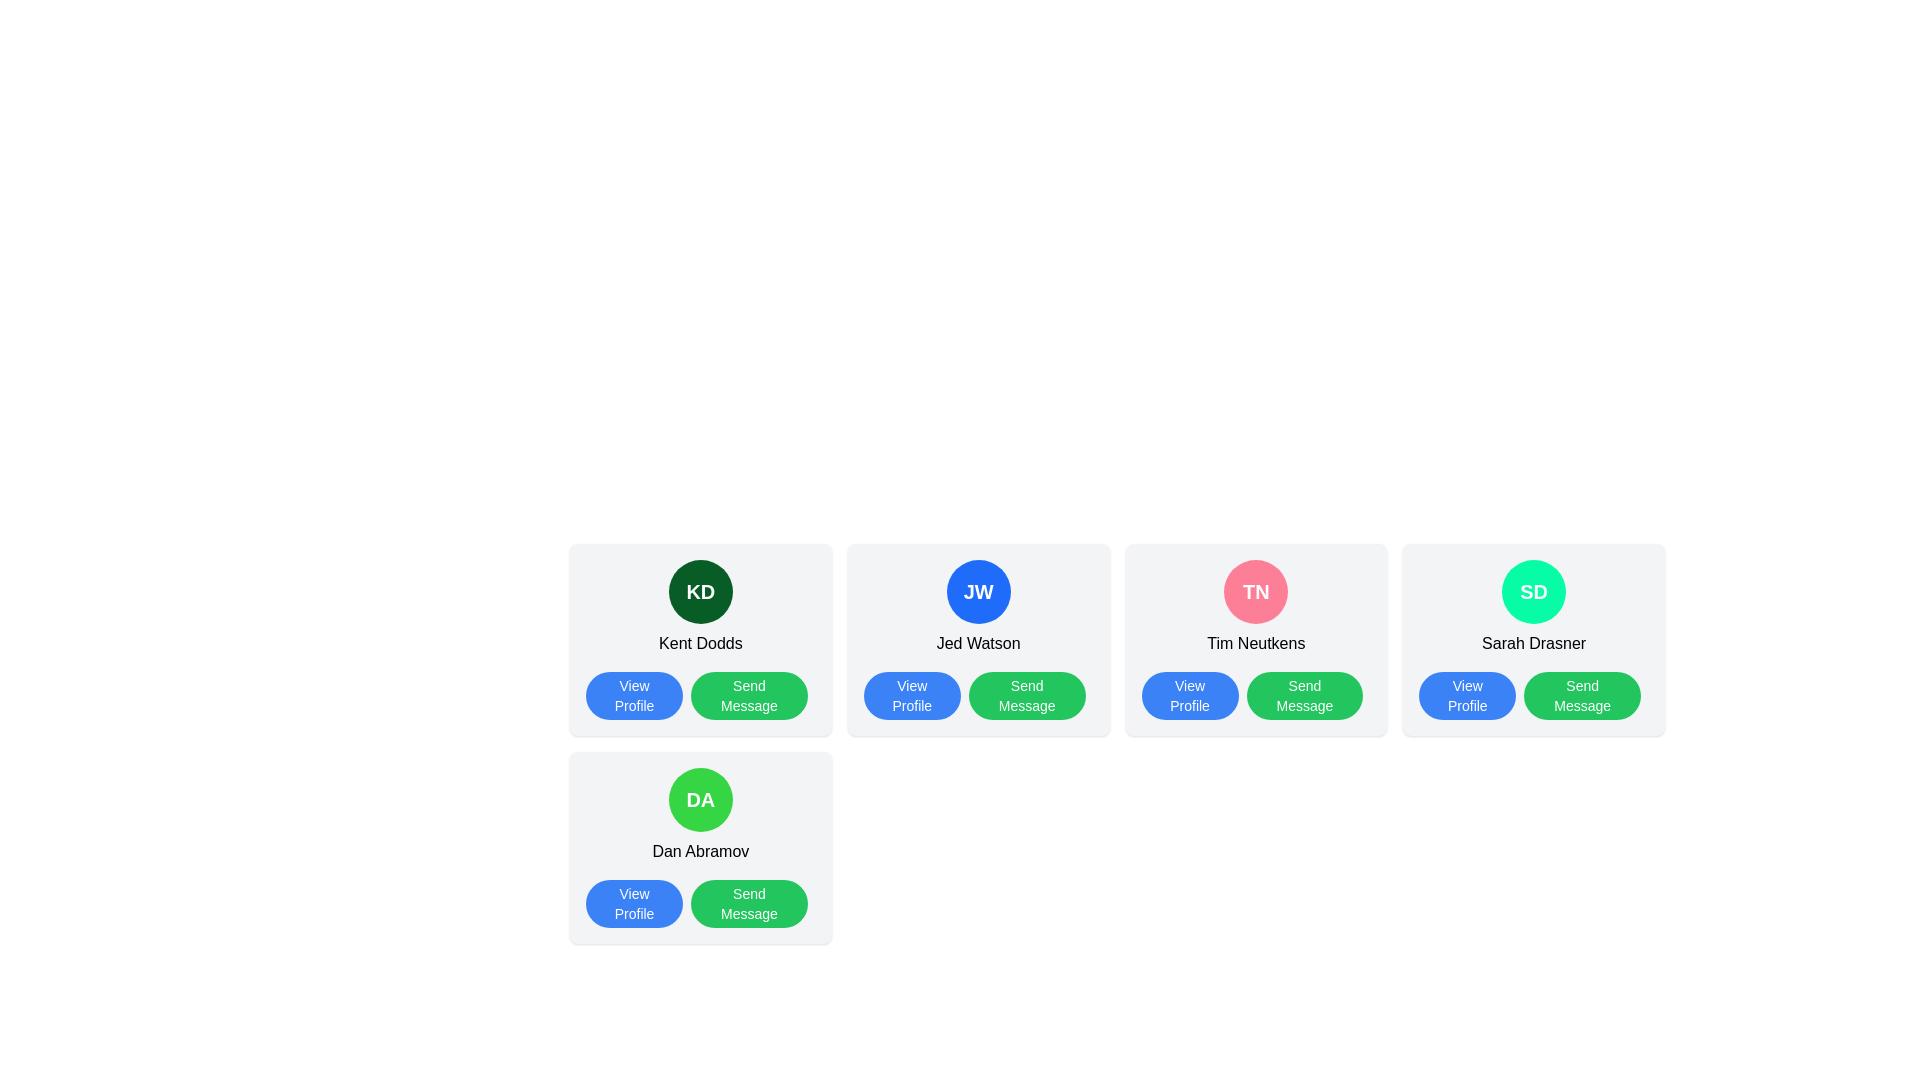 The image size is (1920, 1080). I want to click on the buttons within the Card component that displays user information, located in the fifth position of the grid layout, centered horizontally below the first card ('Kent Dodds'), so click(700, 848).